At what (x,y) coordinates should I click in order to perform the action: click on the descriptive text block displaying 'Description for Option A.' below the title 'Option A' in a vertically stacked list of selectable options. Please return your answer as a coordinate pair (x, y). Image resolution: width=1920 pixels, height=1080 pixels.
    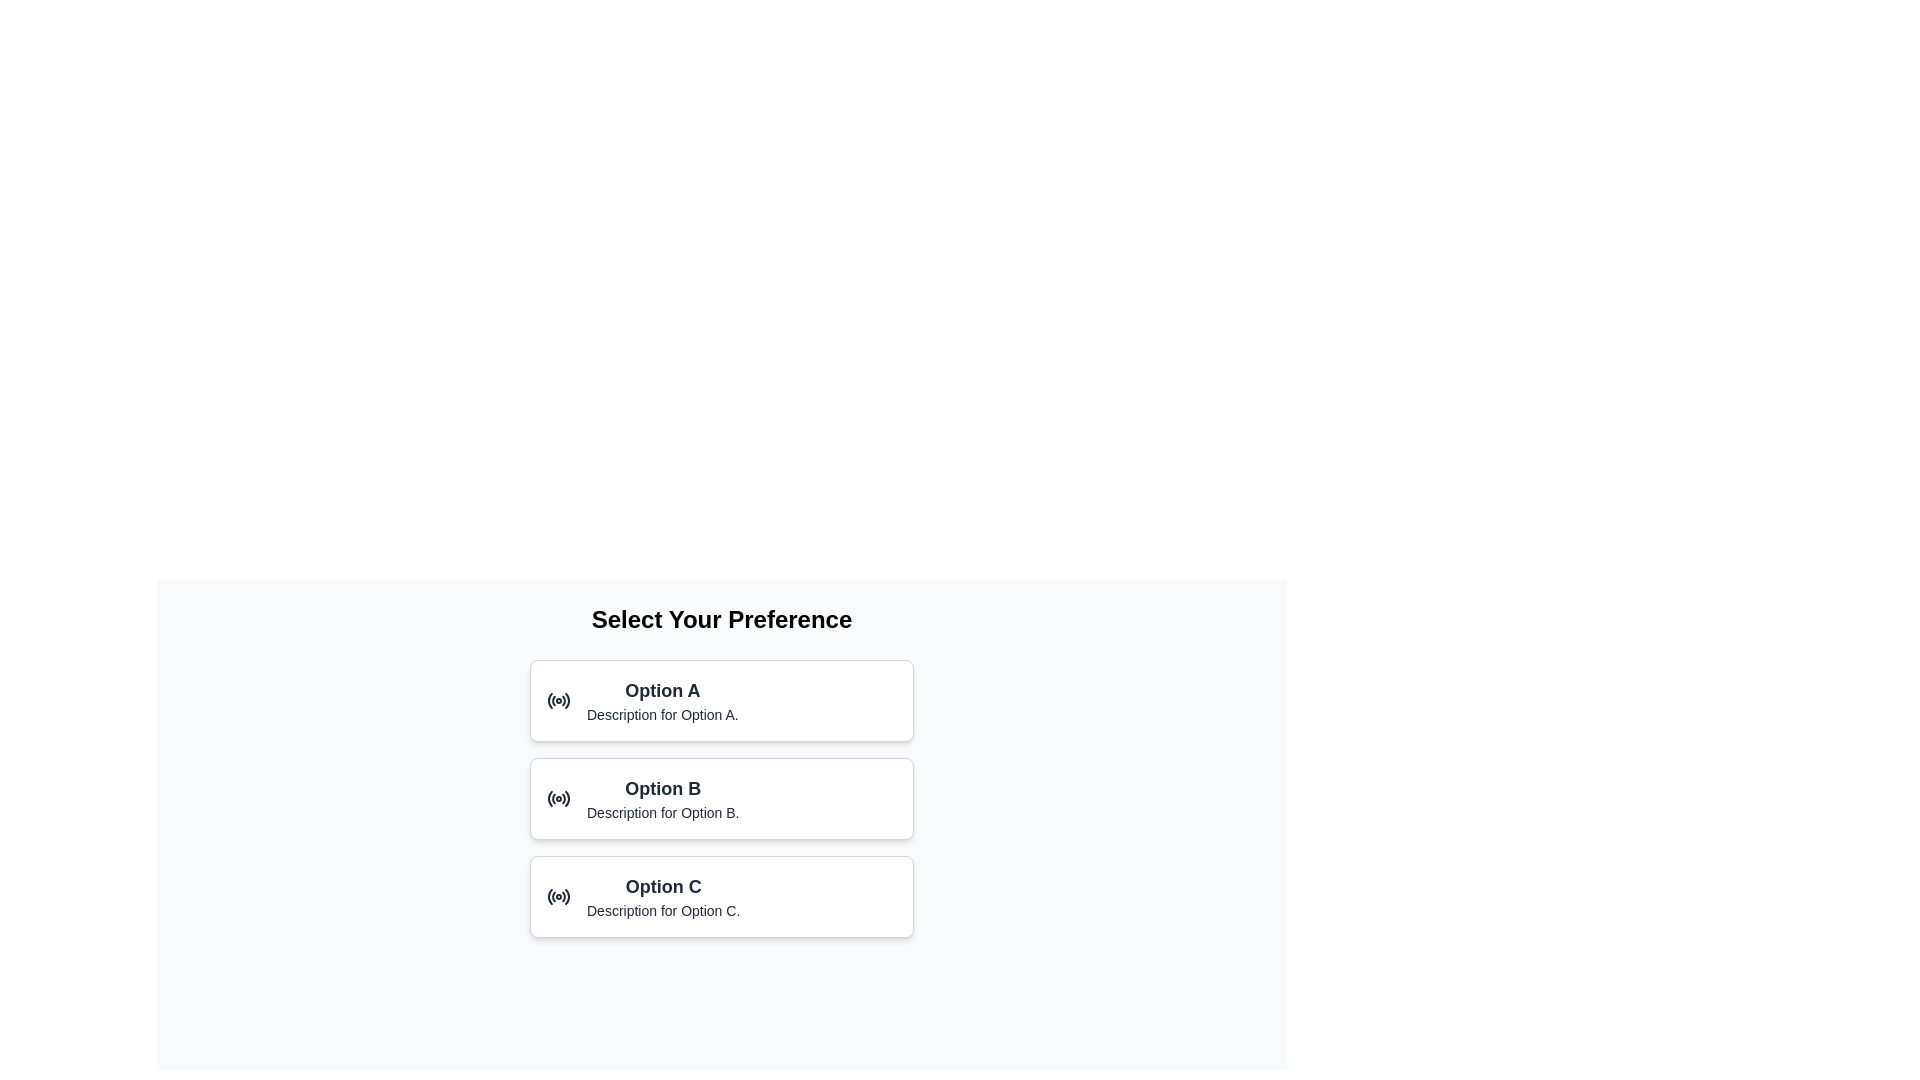
    Looking at the image, I should click on (662, 700).